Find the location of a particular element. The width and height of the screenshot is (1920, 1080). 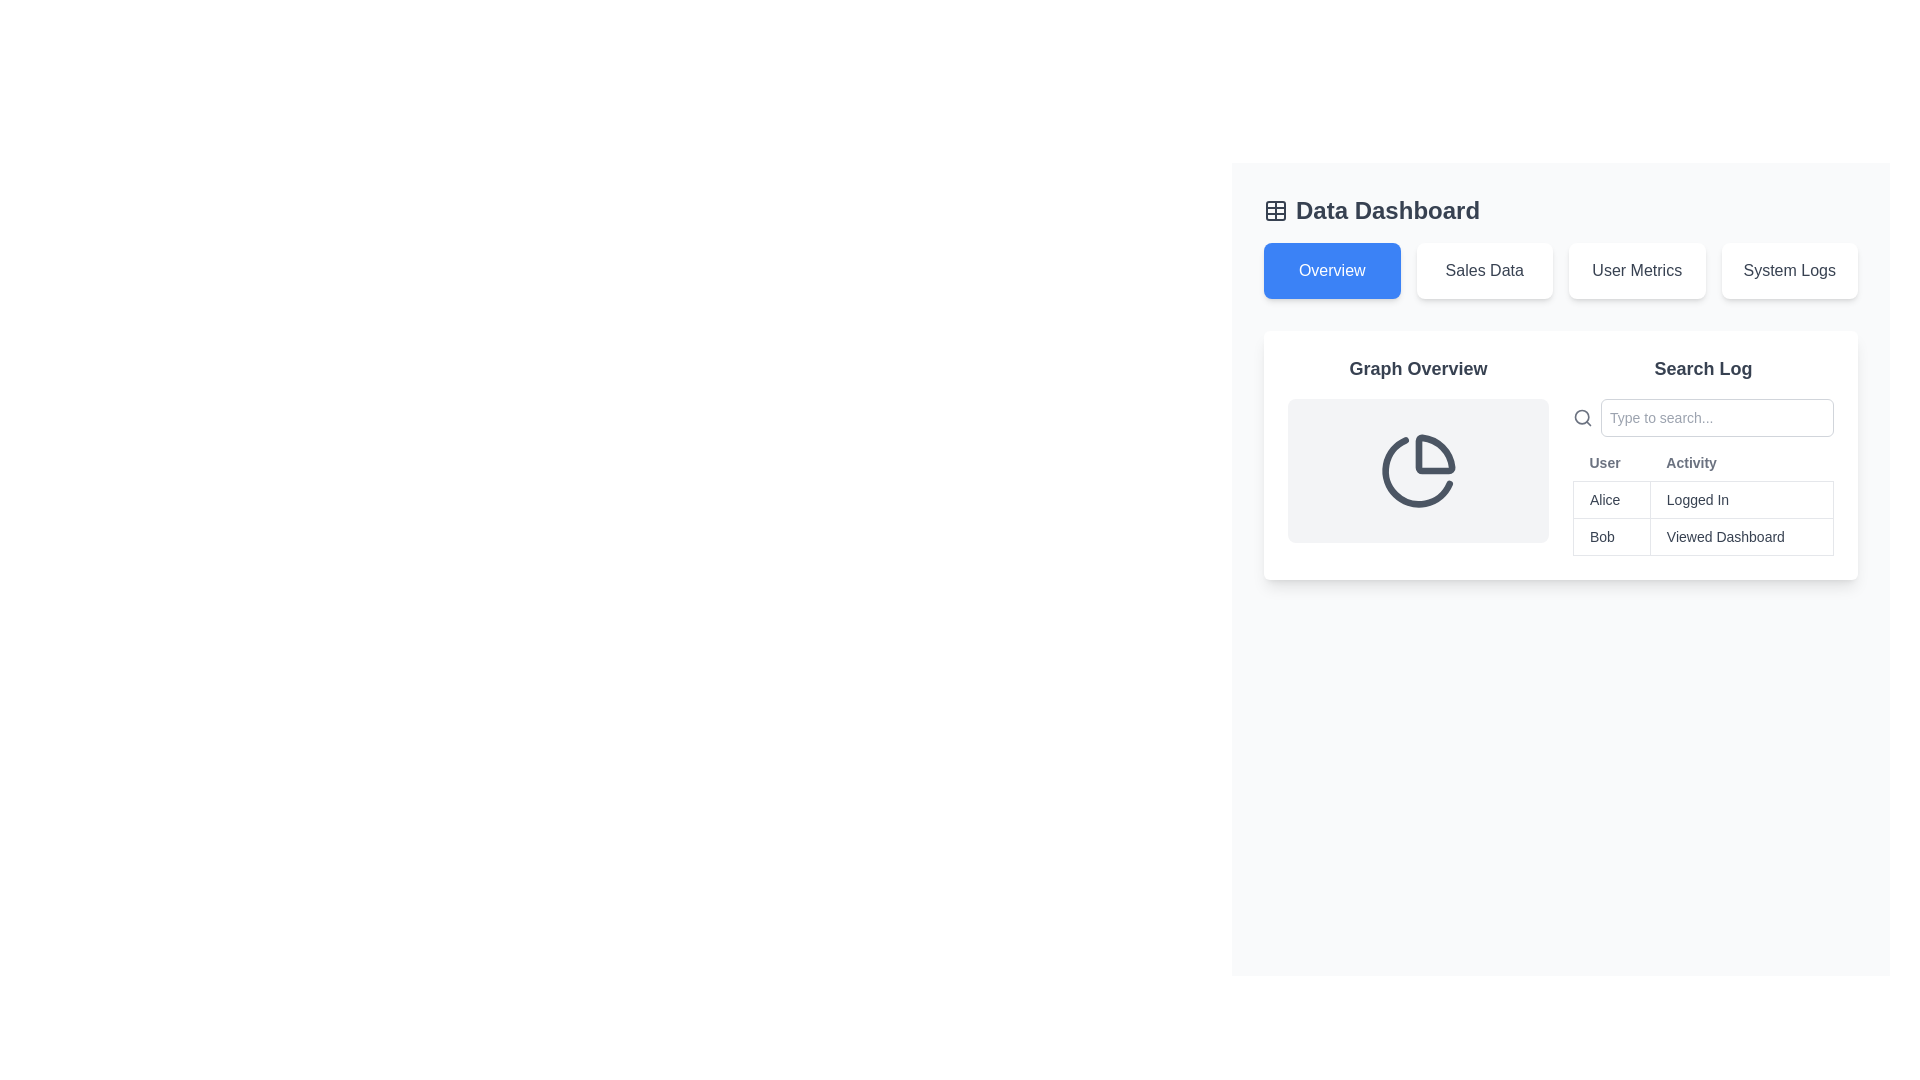

the text label displaying 'Alice' in the 'User' column of the 'Search Log' section, which is the first entry in the table is located at coordinates (1611, 499).